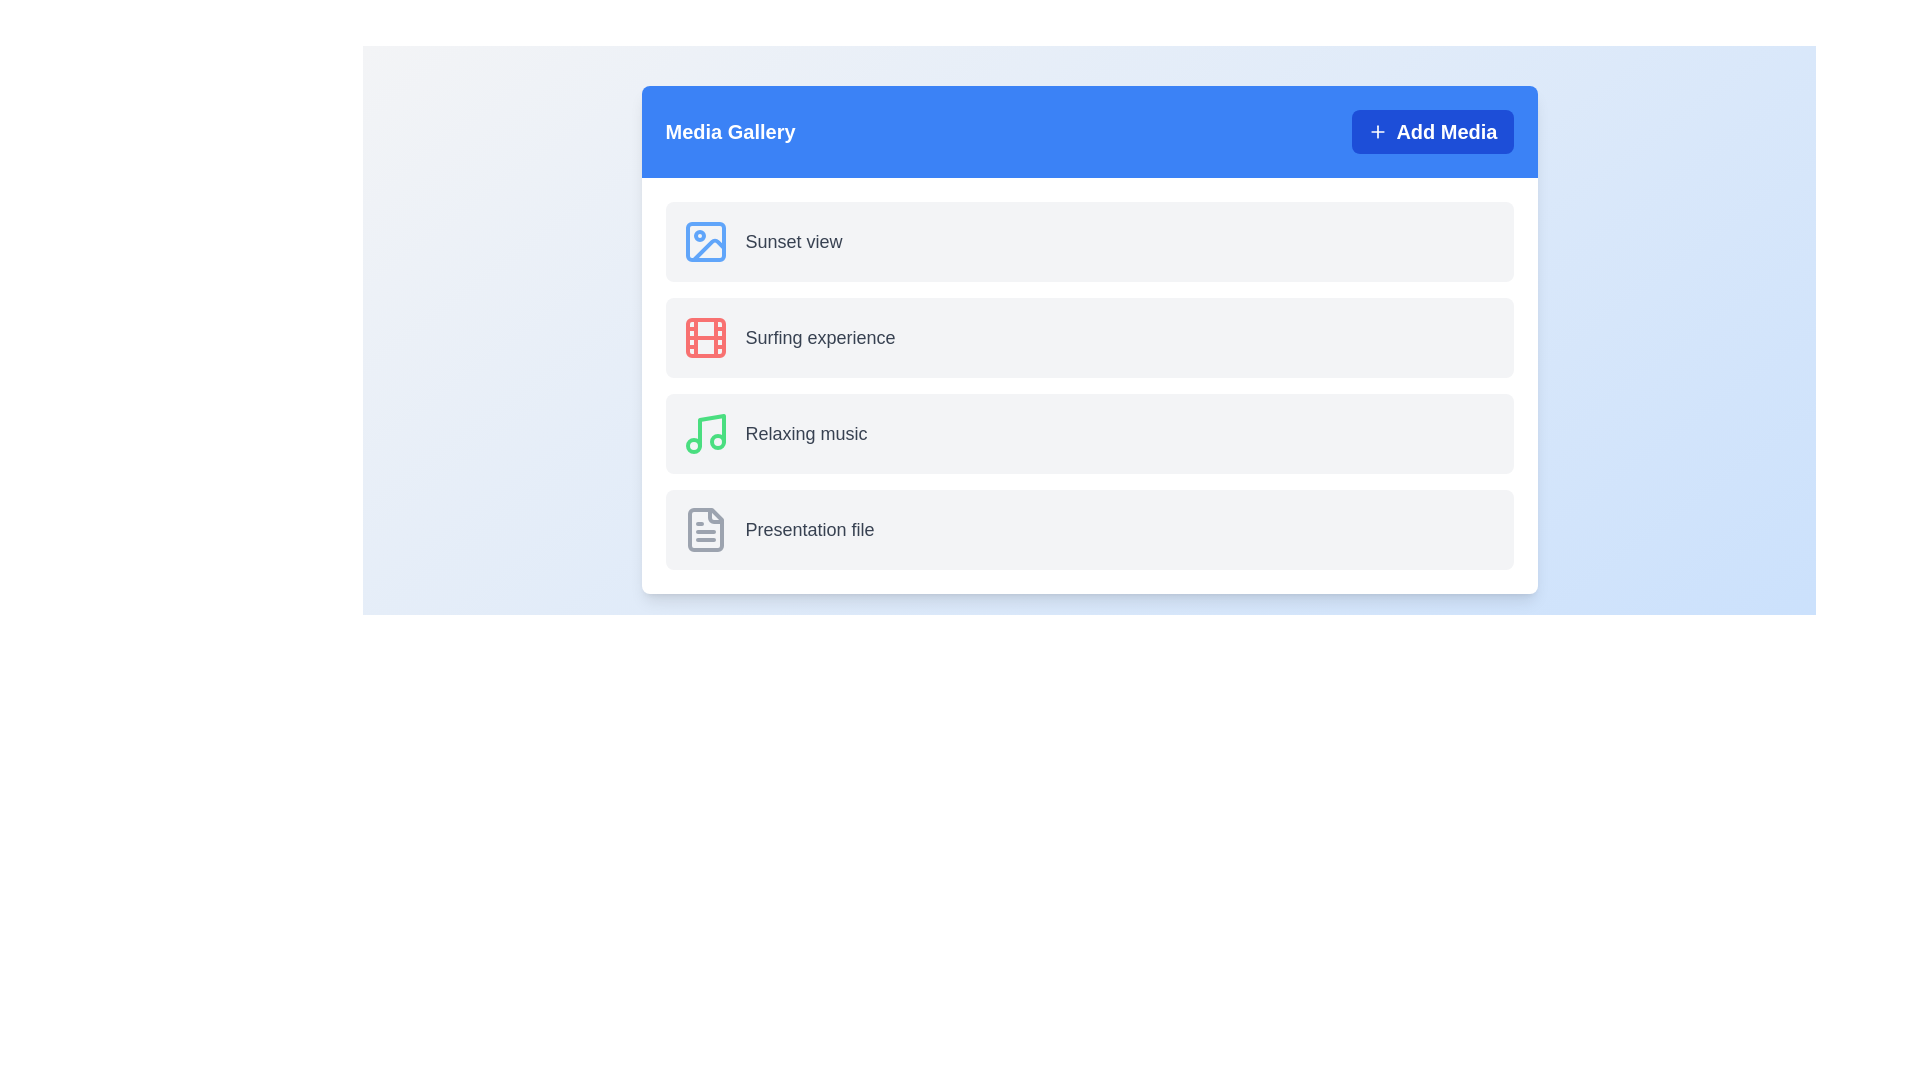 This screenshot has height=1080, width=1920. Describe the element at coordinates (705, 241) in the screenshot. I see `the media type icon located at the top left corner of the first list item in the 'Media Gallery' section, preceding the text label 'Sunset view'` at that location.